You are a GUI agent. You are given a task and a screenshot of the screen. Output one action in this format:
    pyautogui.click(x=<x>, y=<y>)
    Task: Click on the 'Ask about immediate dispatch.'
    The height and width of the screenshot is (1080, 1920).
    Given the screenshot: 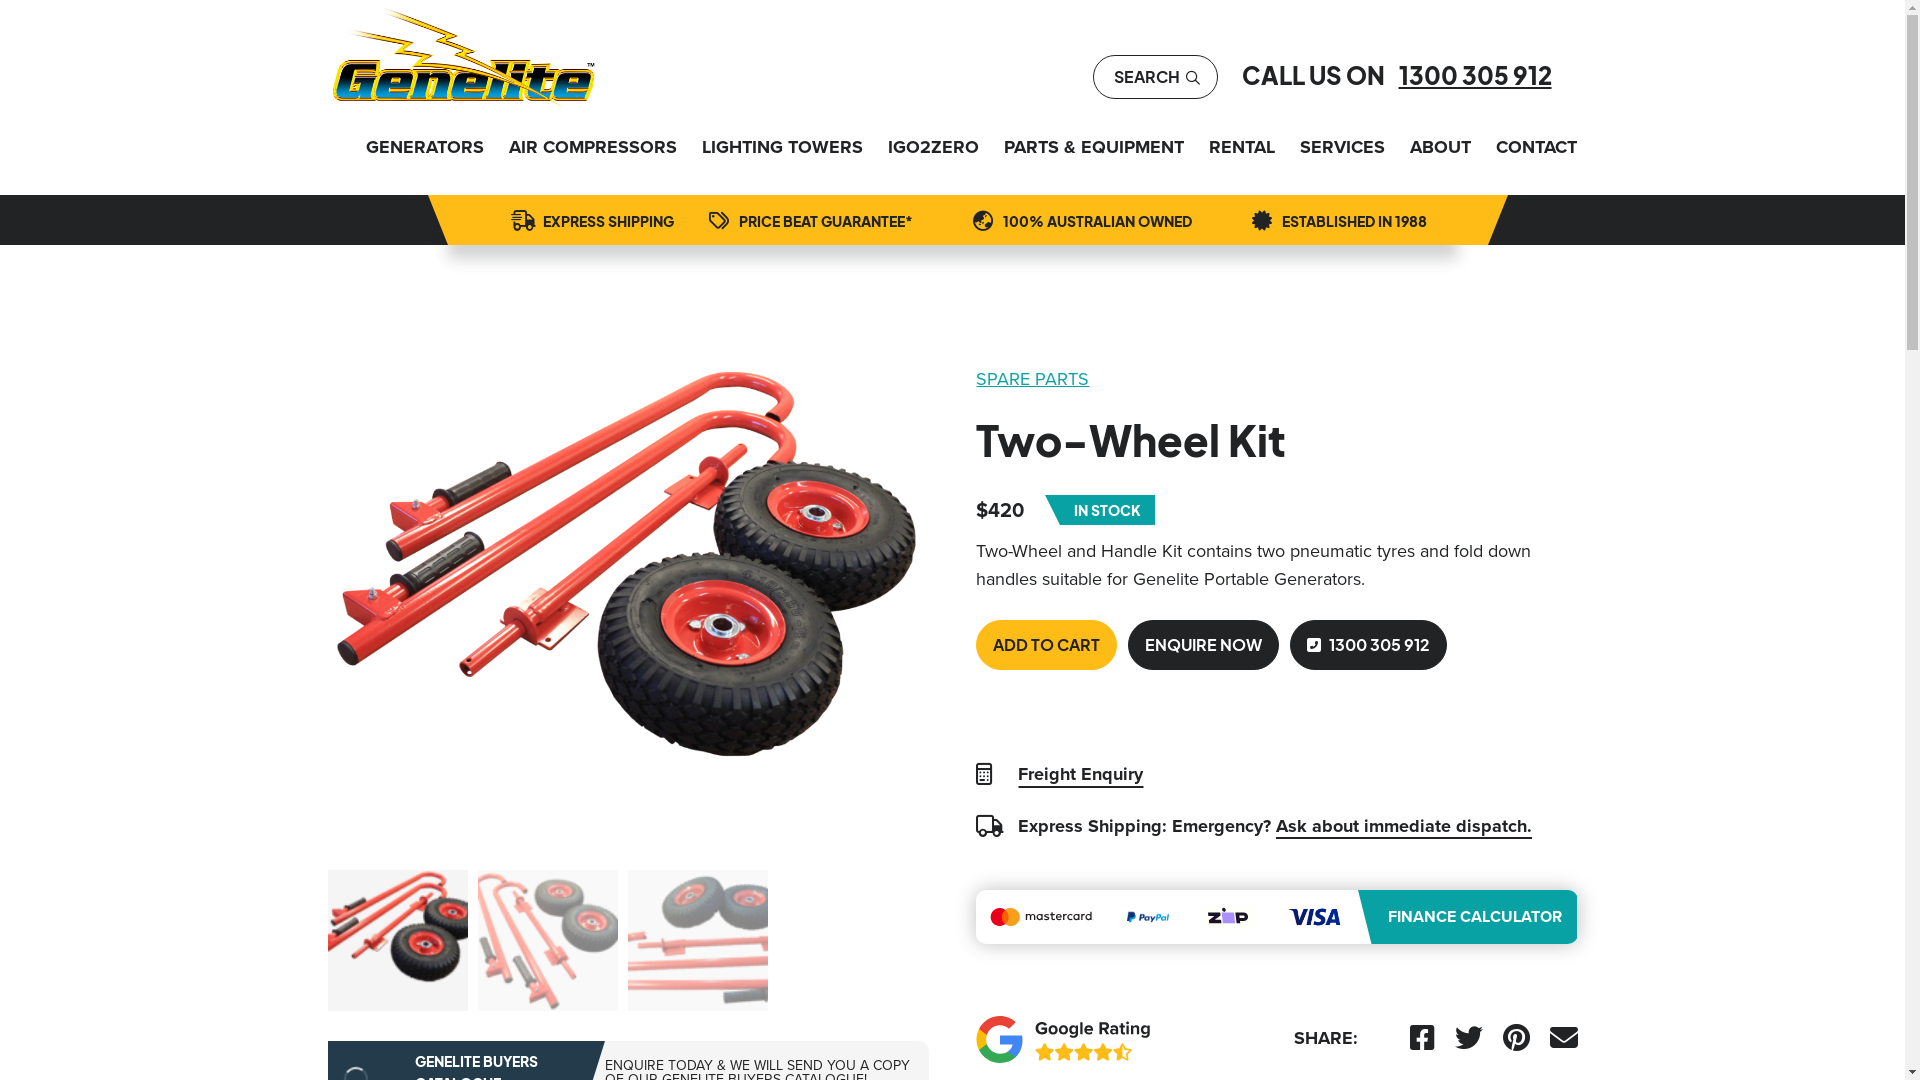 What is the action you would take?
    pyautogui.click(x=1402, y=825)
    